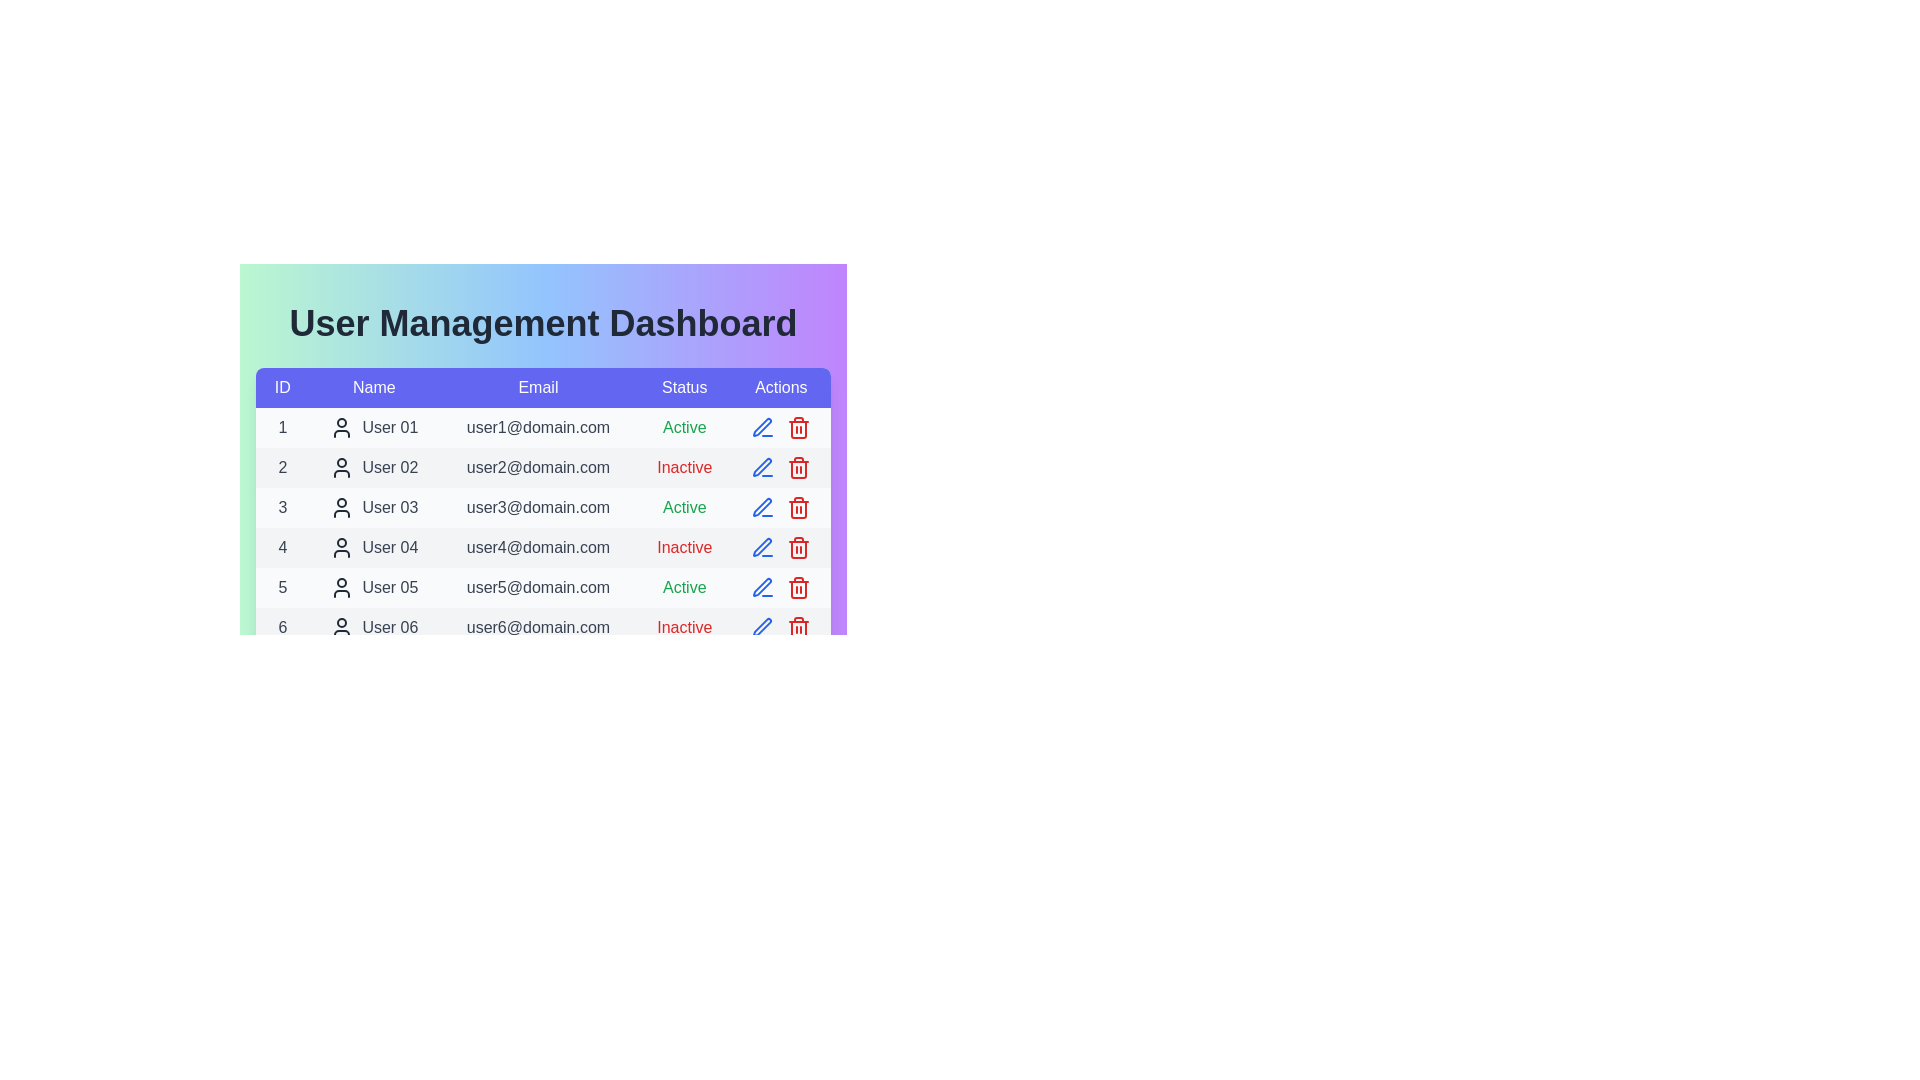  What do you see at coordinates (762, 1028) in the screenshot?
I see `the edit icon for the user with ID 16` at bounding box center [762, 1028].